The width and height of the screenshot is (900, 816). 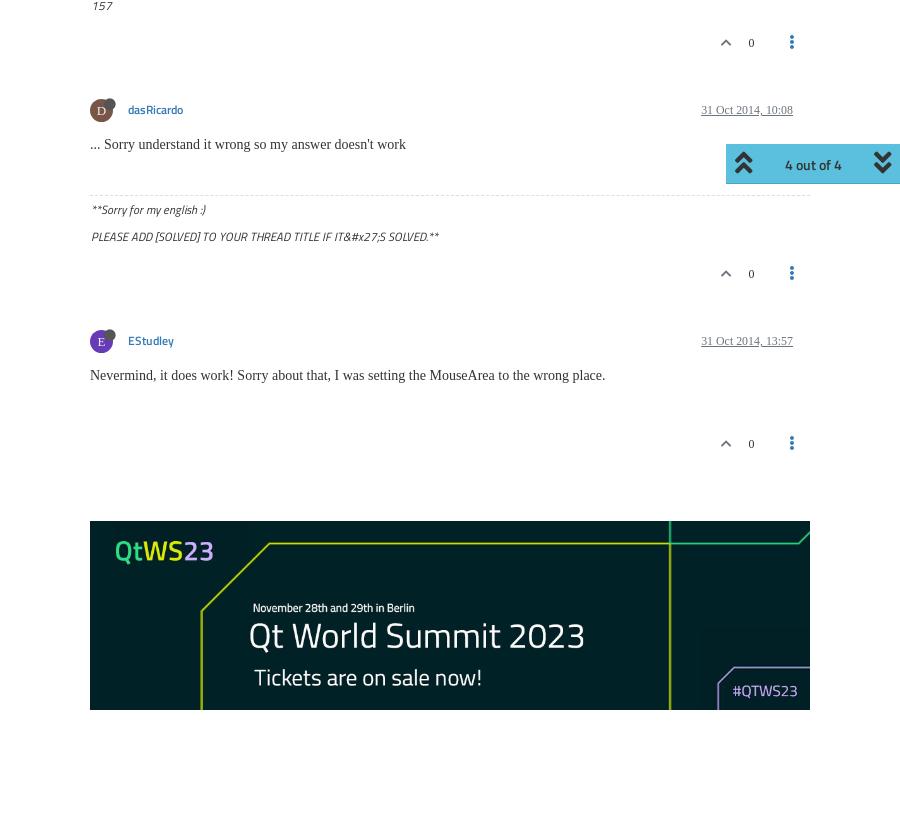 What do you see at coordinates (746, 109) in the screenshot?
I see `'31 Oct 2014, 10:08'` at bounding box center [746, 109].